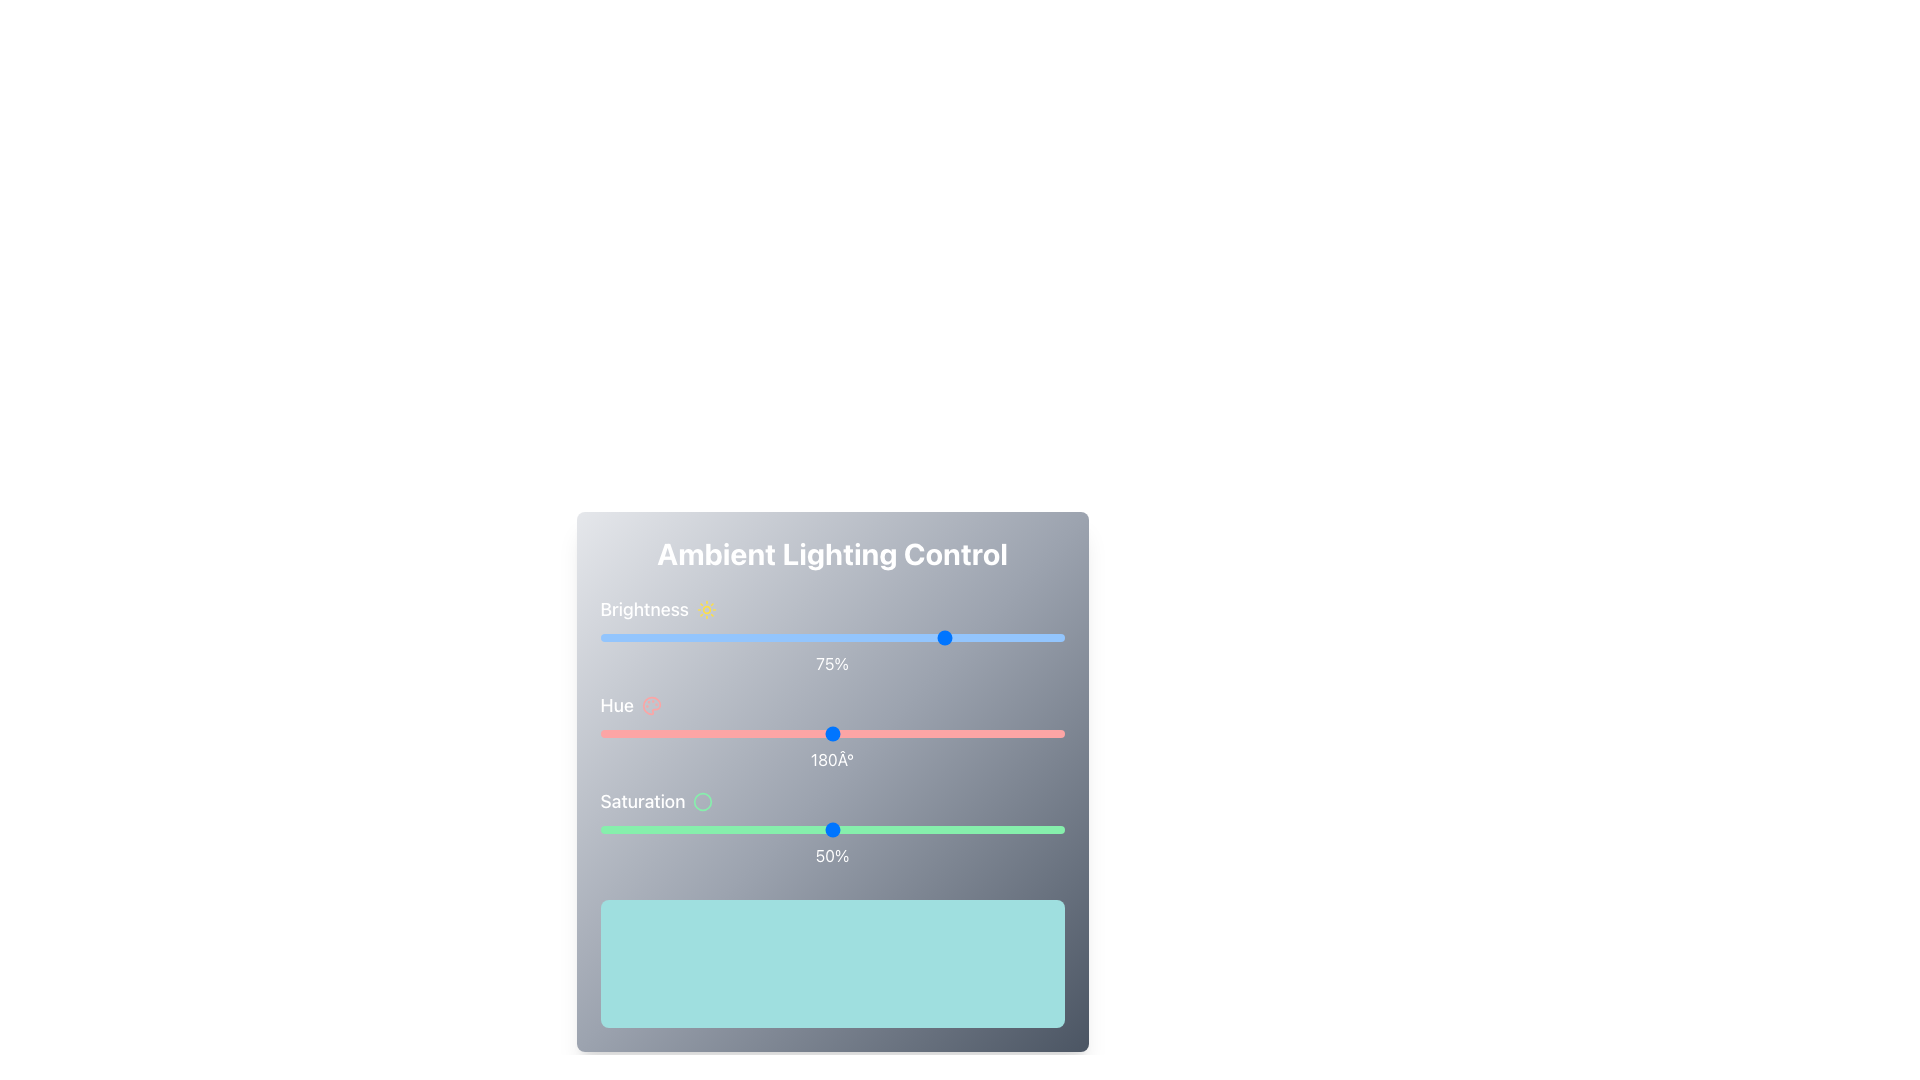  What do you see at coordinates (885, 733) in the screenshot?
I see `hue` at bounding box center [885, 733].